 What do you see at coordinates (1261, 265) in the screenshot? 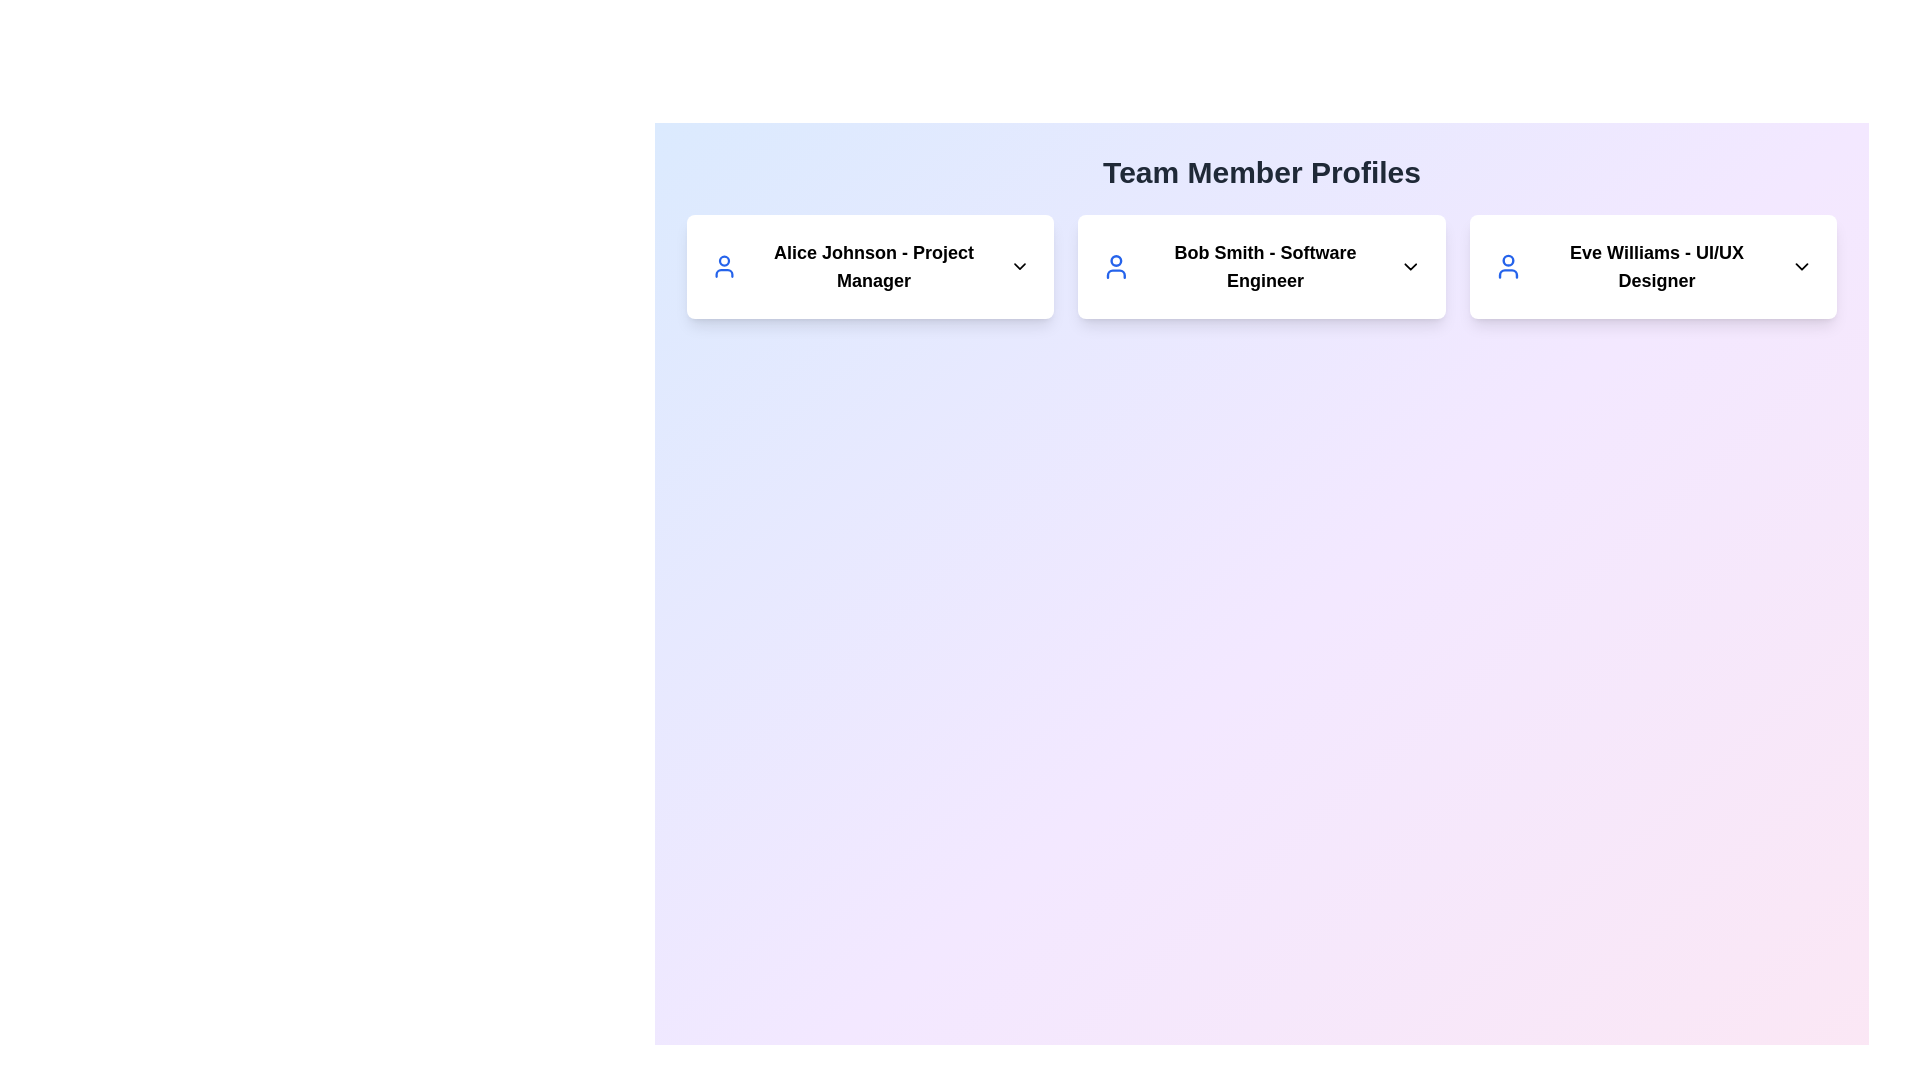
I see `the Profile card displaying 'Bob Smith - Software Engineer', which is the second card in the grid of team member profiles` at bounding box center [1261, 265].